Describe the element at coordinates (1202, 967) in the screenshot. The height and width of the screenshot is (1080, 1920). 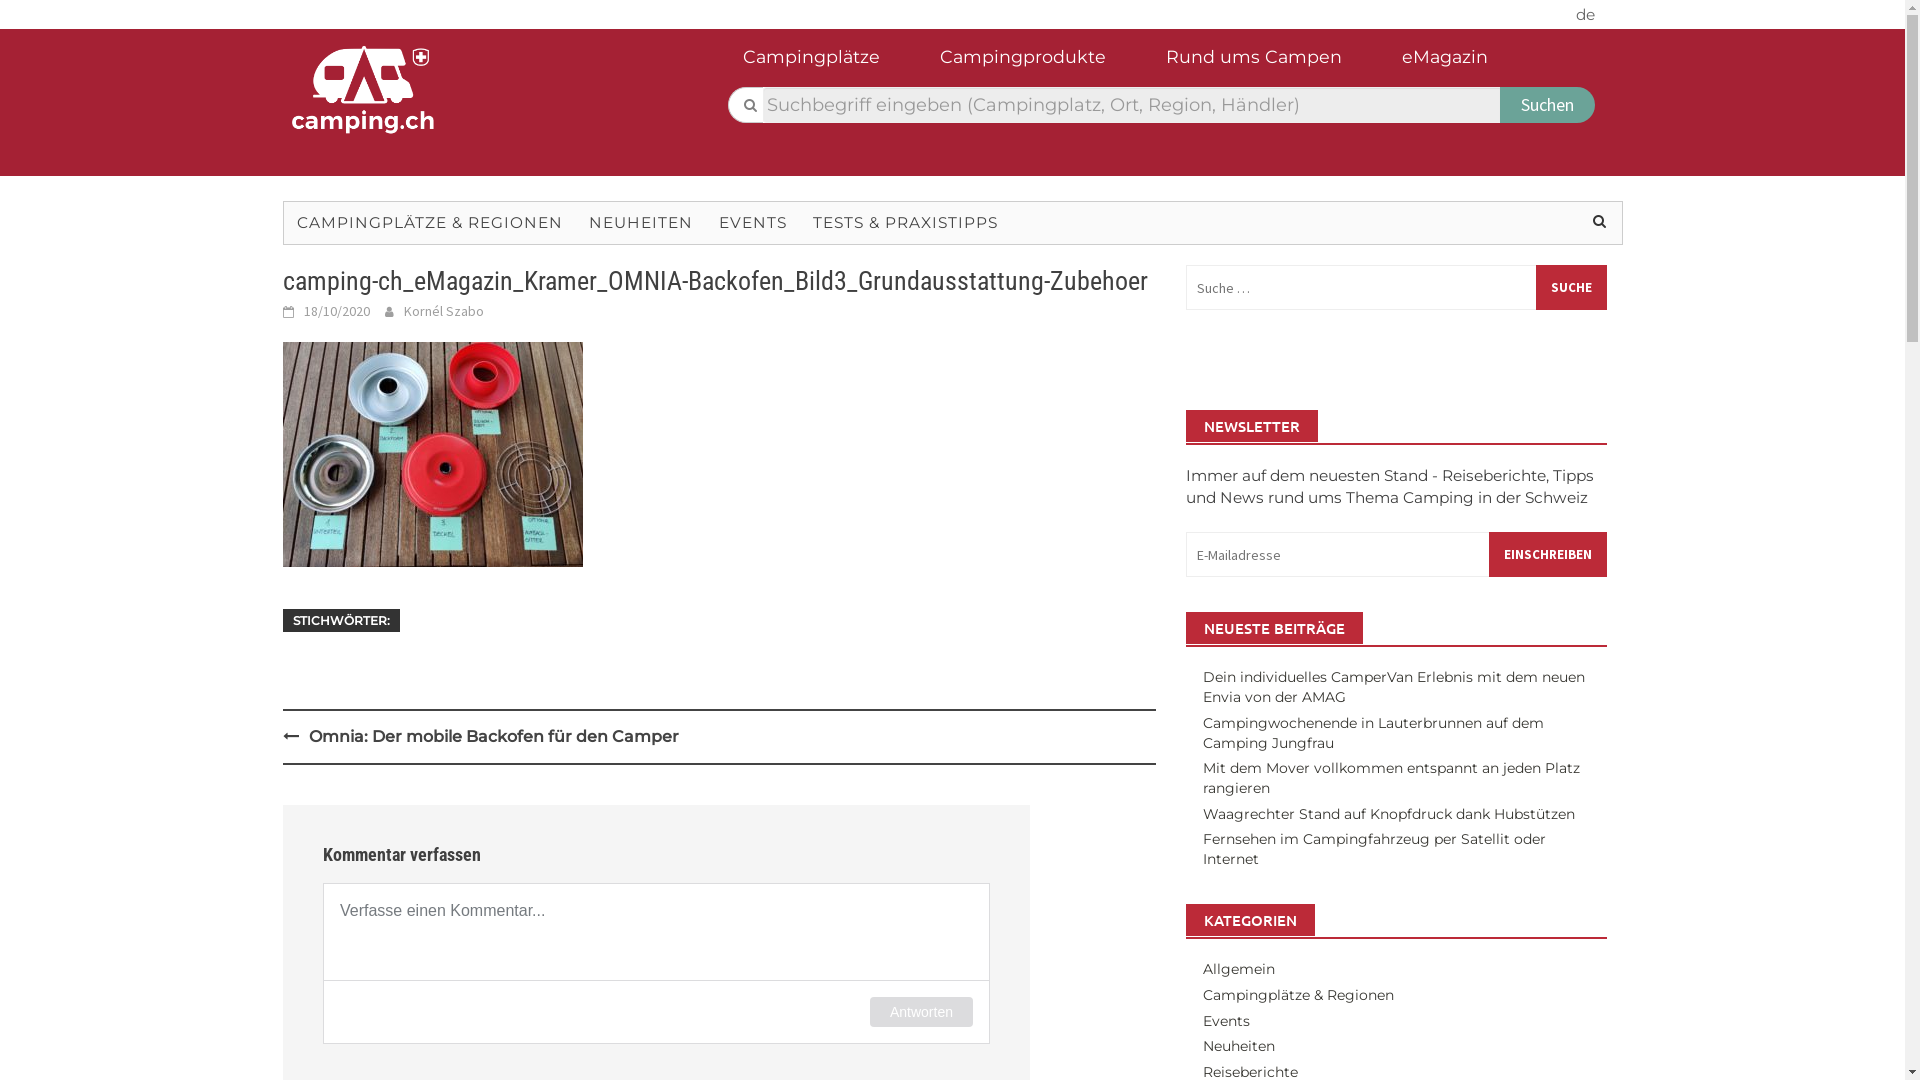
I see `'Allgemein'` at that location.